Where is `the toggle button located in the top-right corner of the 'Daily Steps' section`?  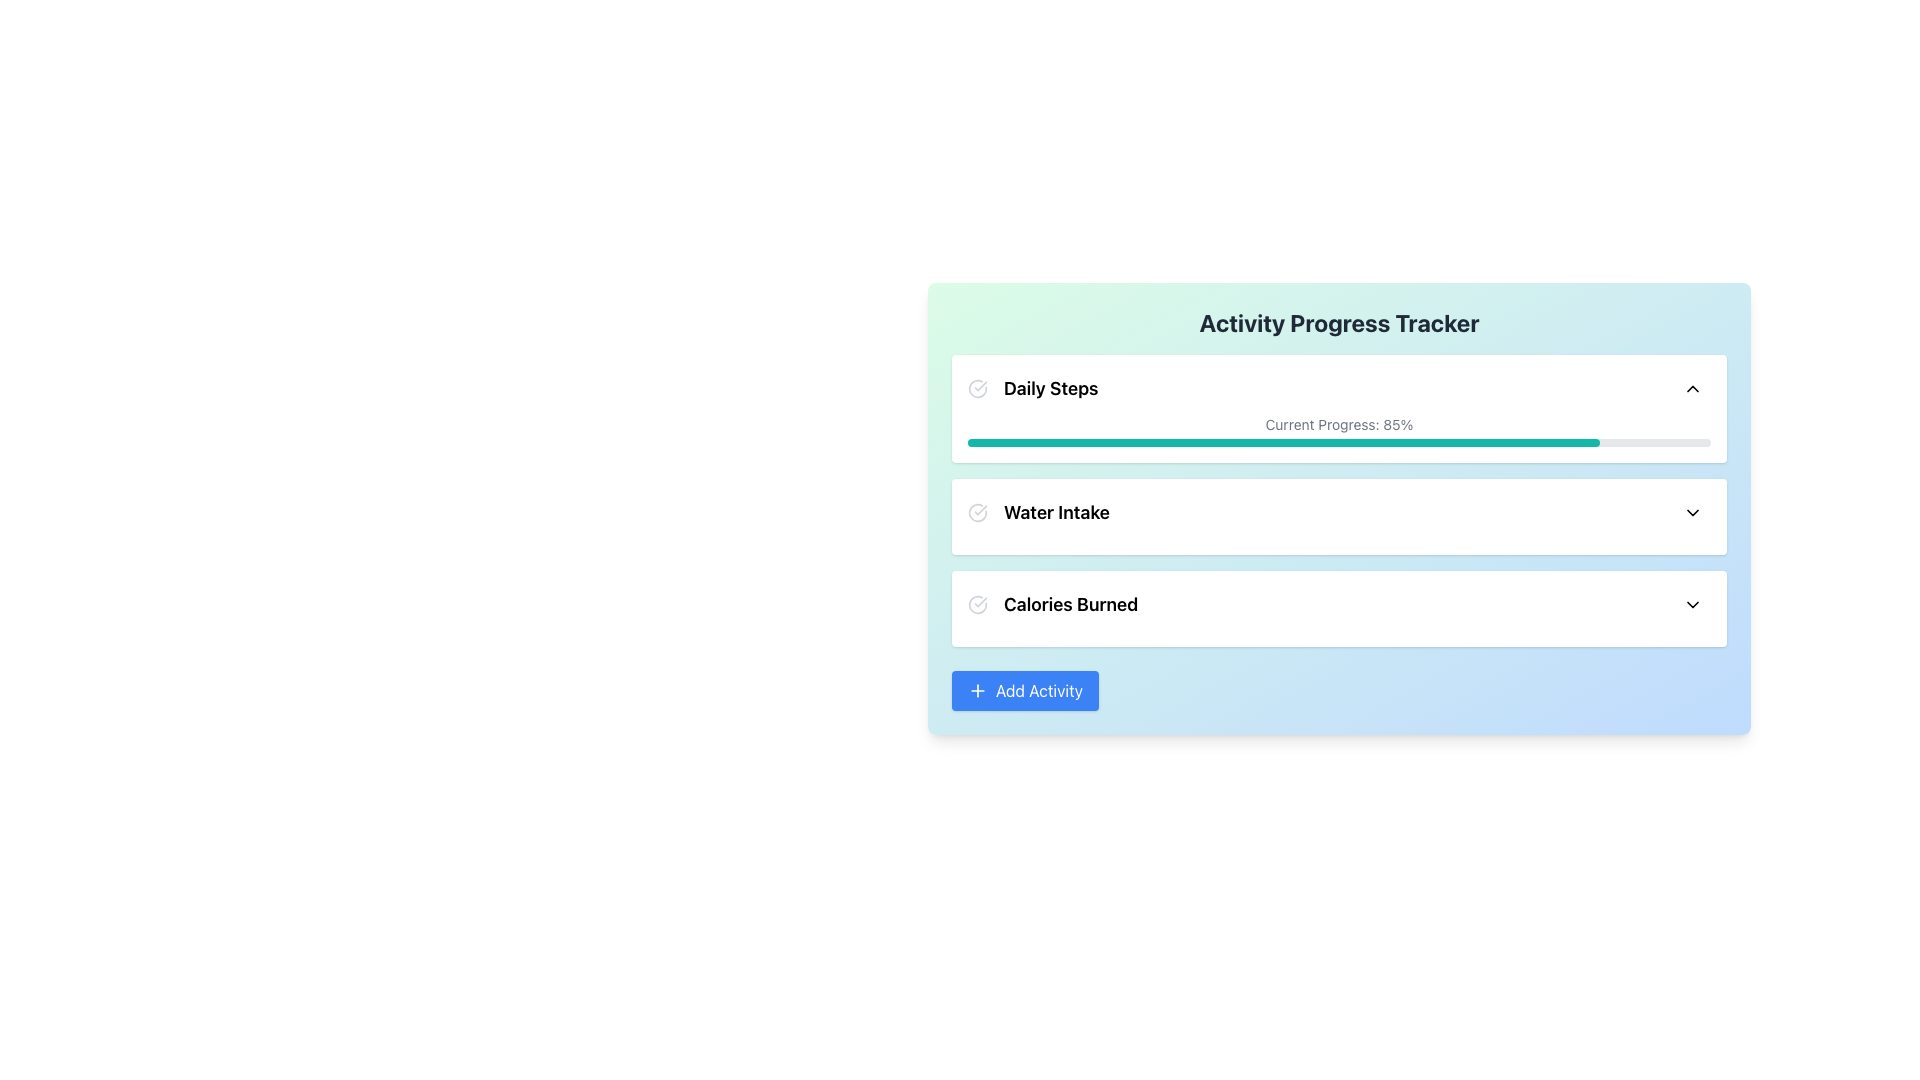
the toggle button located in the top-right corner of the 'Daily Steps' section is located at coordinates (1692, 389).